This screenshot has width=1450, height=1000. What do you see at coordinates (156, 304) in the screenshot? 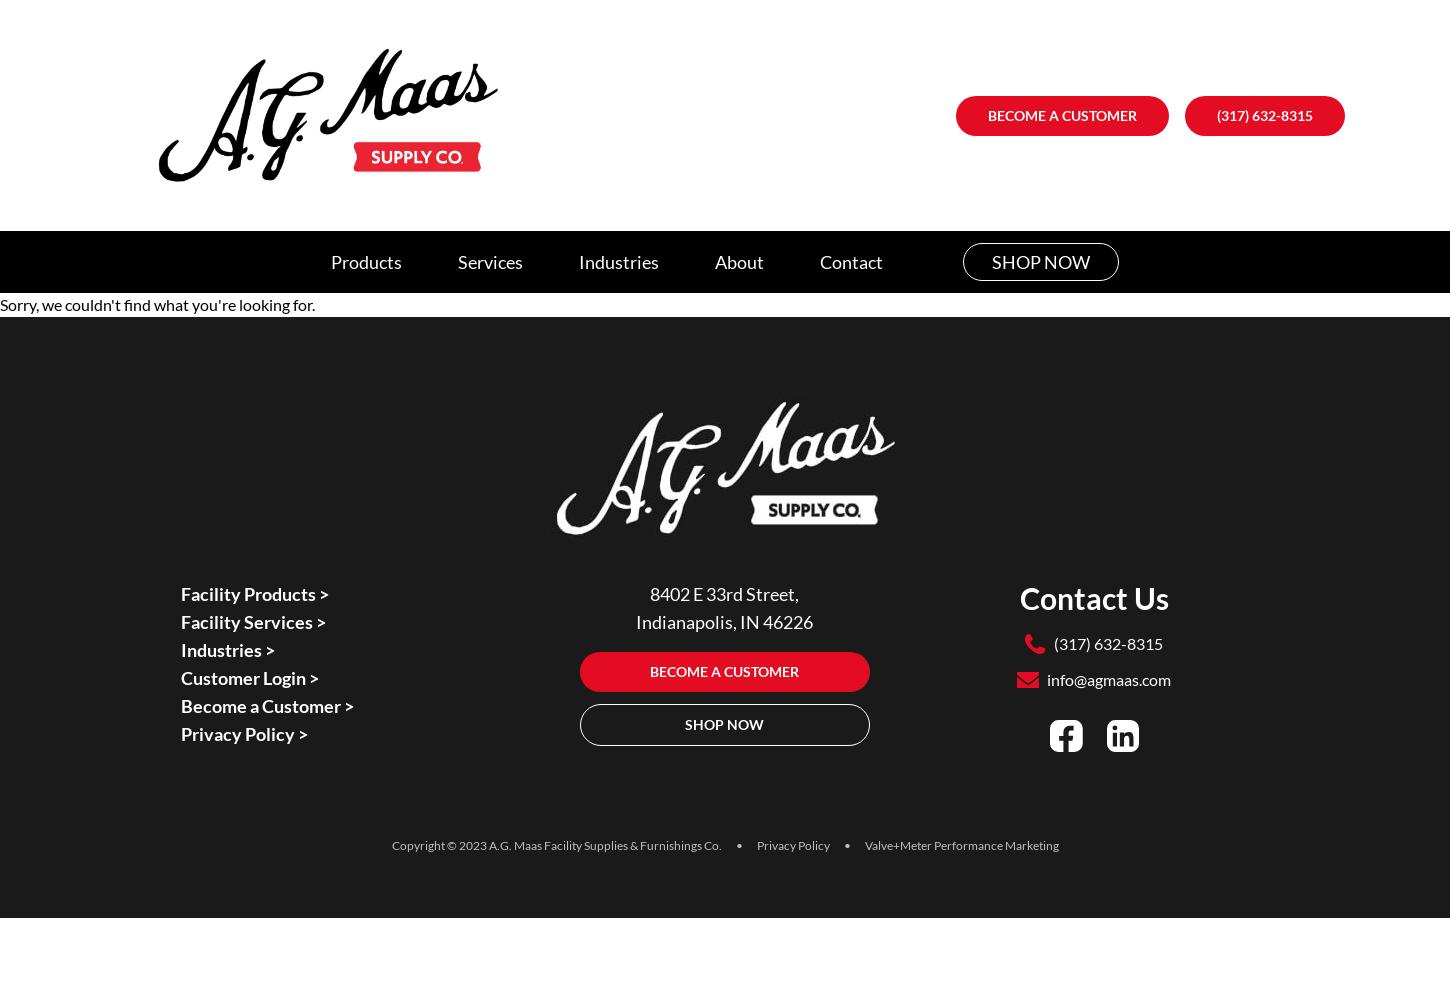
I see `'Sorry, we couldn't find what you're looking for.'` at bounding box center [156, 304].